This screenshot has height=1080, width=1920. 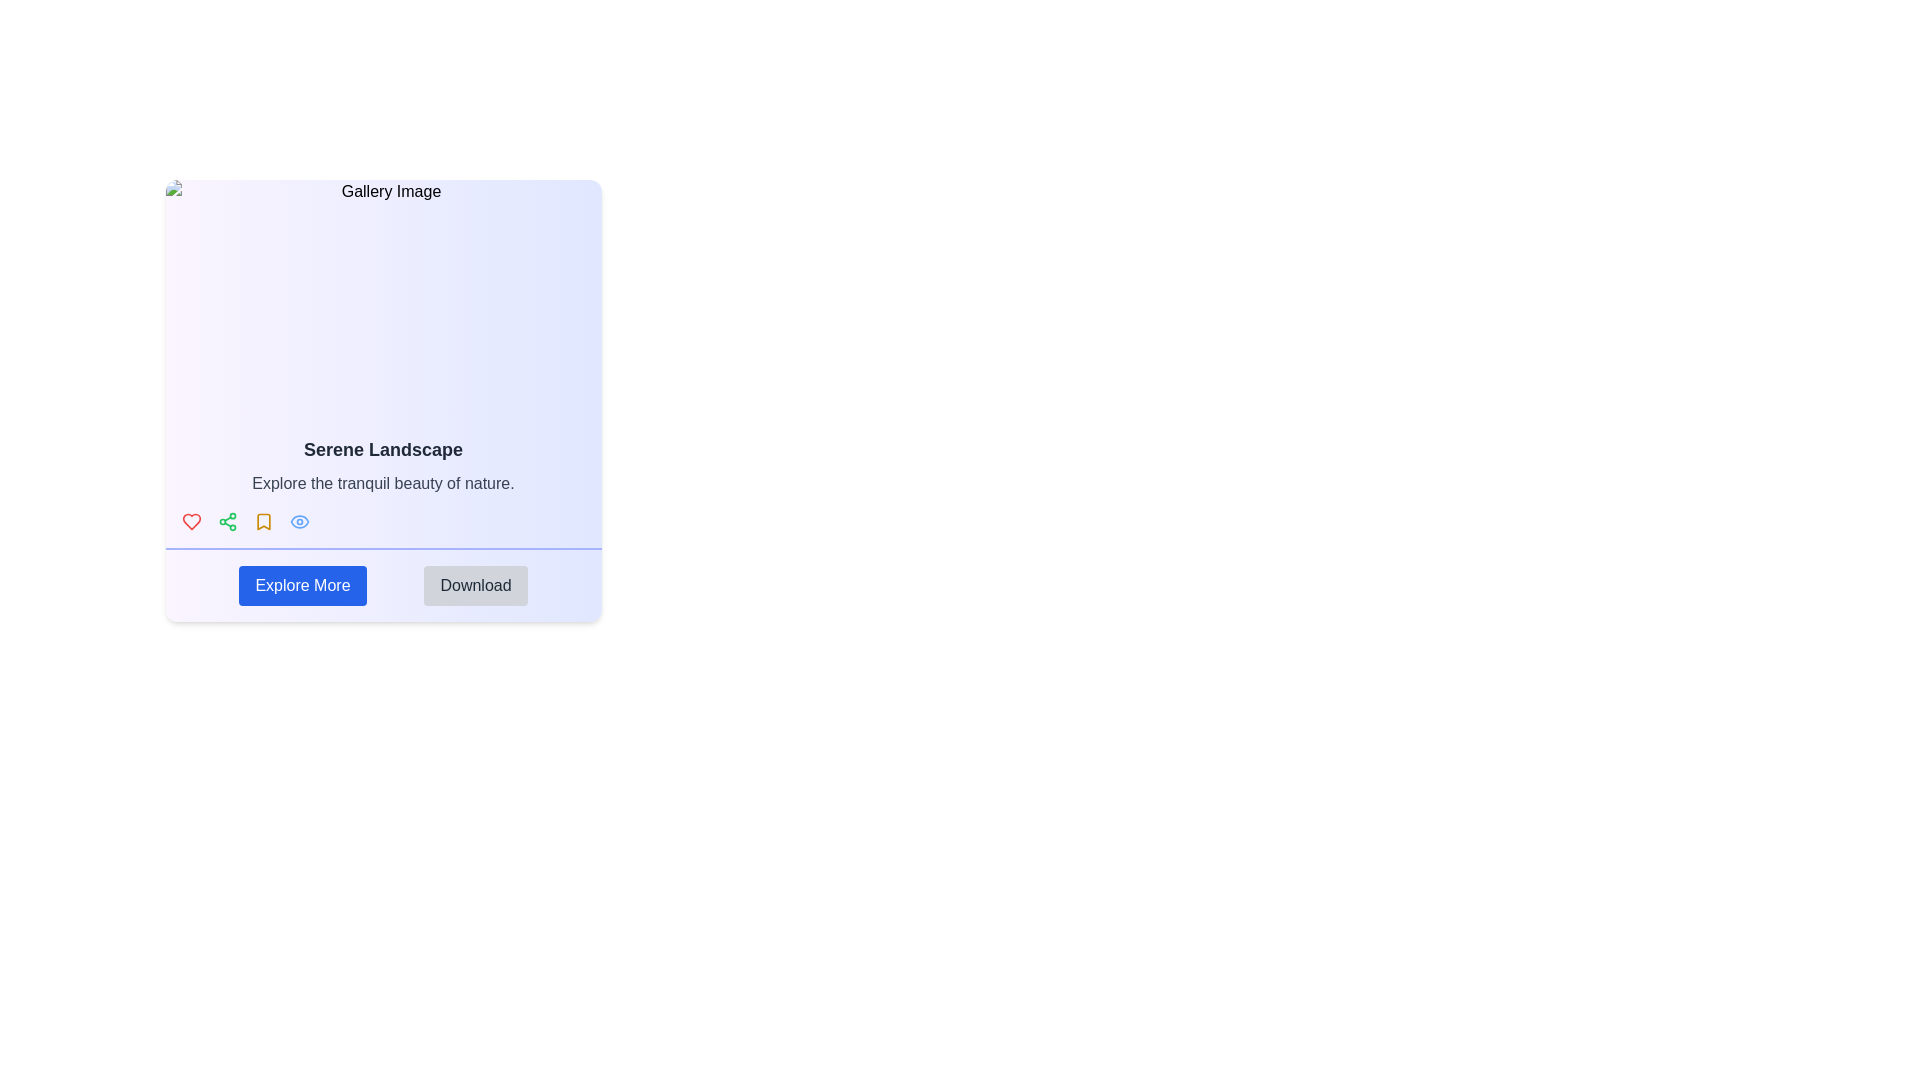 What do you see at coordinates (191, 520) in the screenshot?
I see `the heart-shaped icon outlined in red, located below the text 'Serene Landscape'` at bounding box center [191, 520].